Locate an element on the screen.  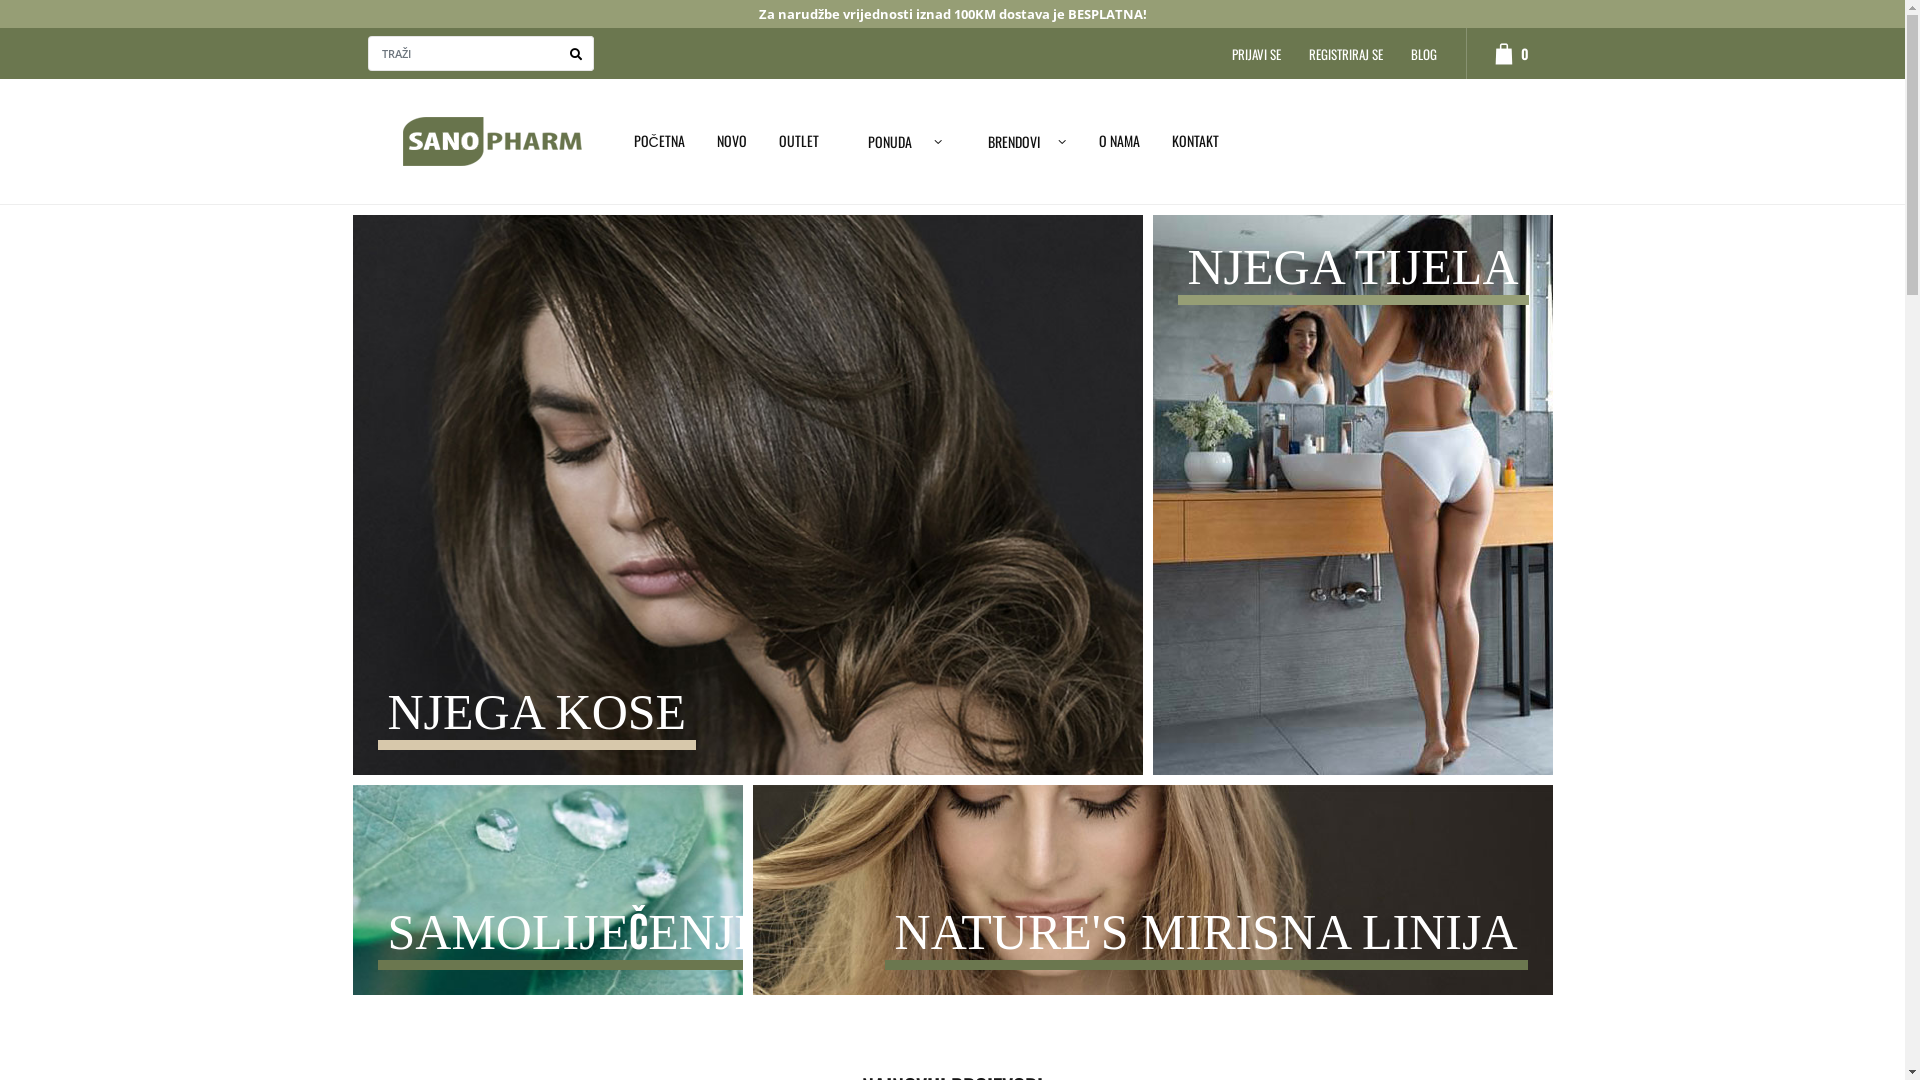
'OUTLET' is located at coordinates (797, 139).